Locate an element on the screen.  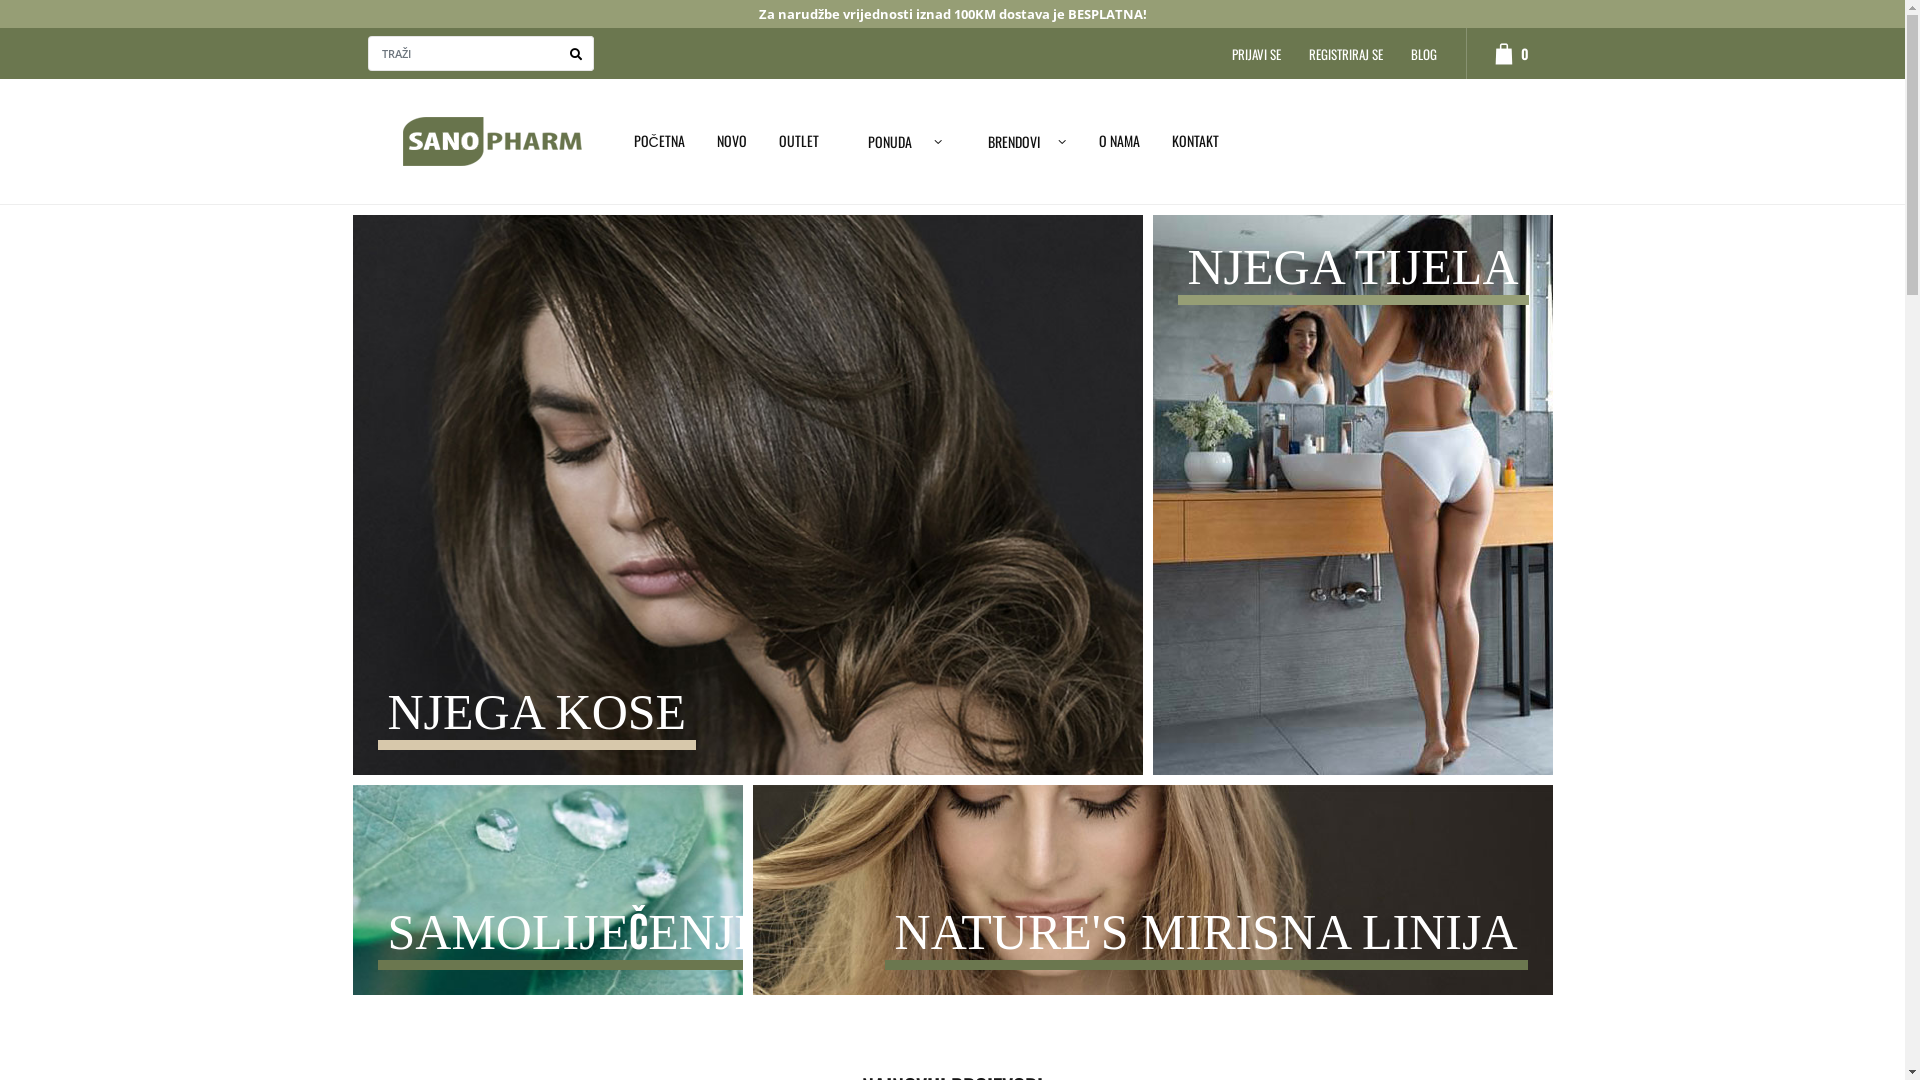
'OUTLET' is located at coordinates (797, 139).